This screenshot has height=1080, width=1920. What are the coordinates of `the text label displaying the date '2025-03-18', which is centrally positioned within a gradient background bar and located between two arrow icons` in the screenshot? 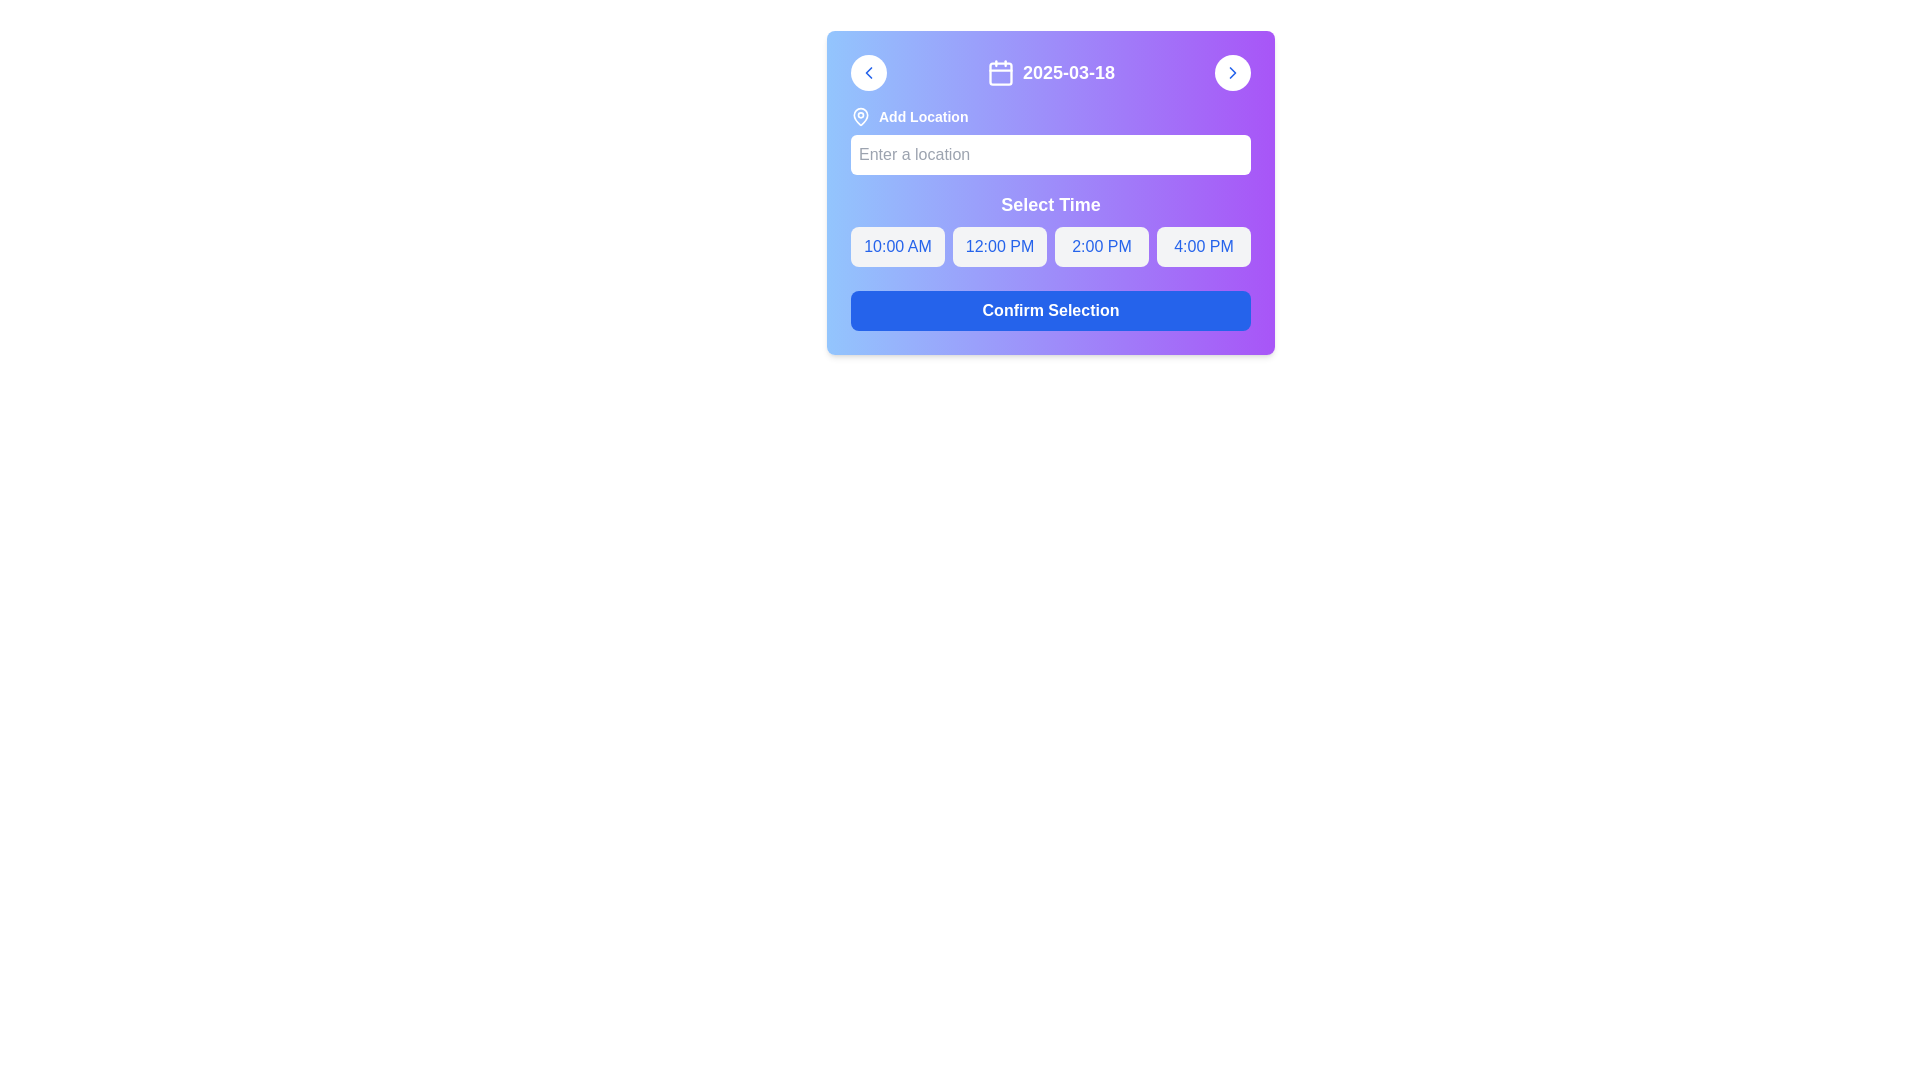 It's located at (1050, 72).